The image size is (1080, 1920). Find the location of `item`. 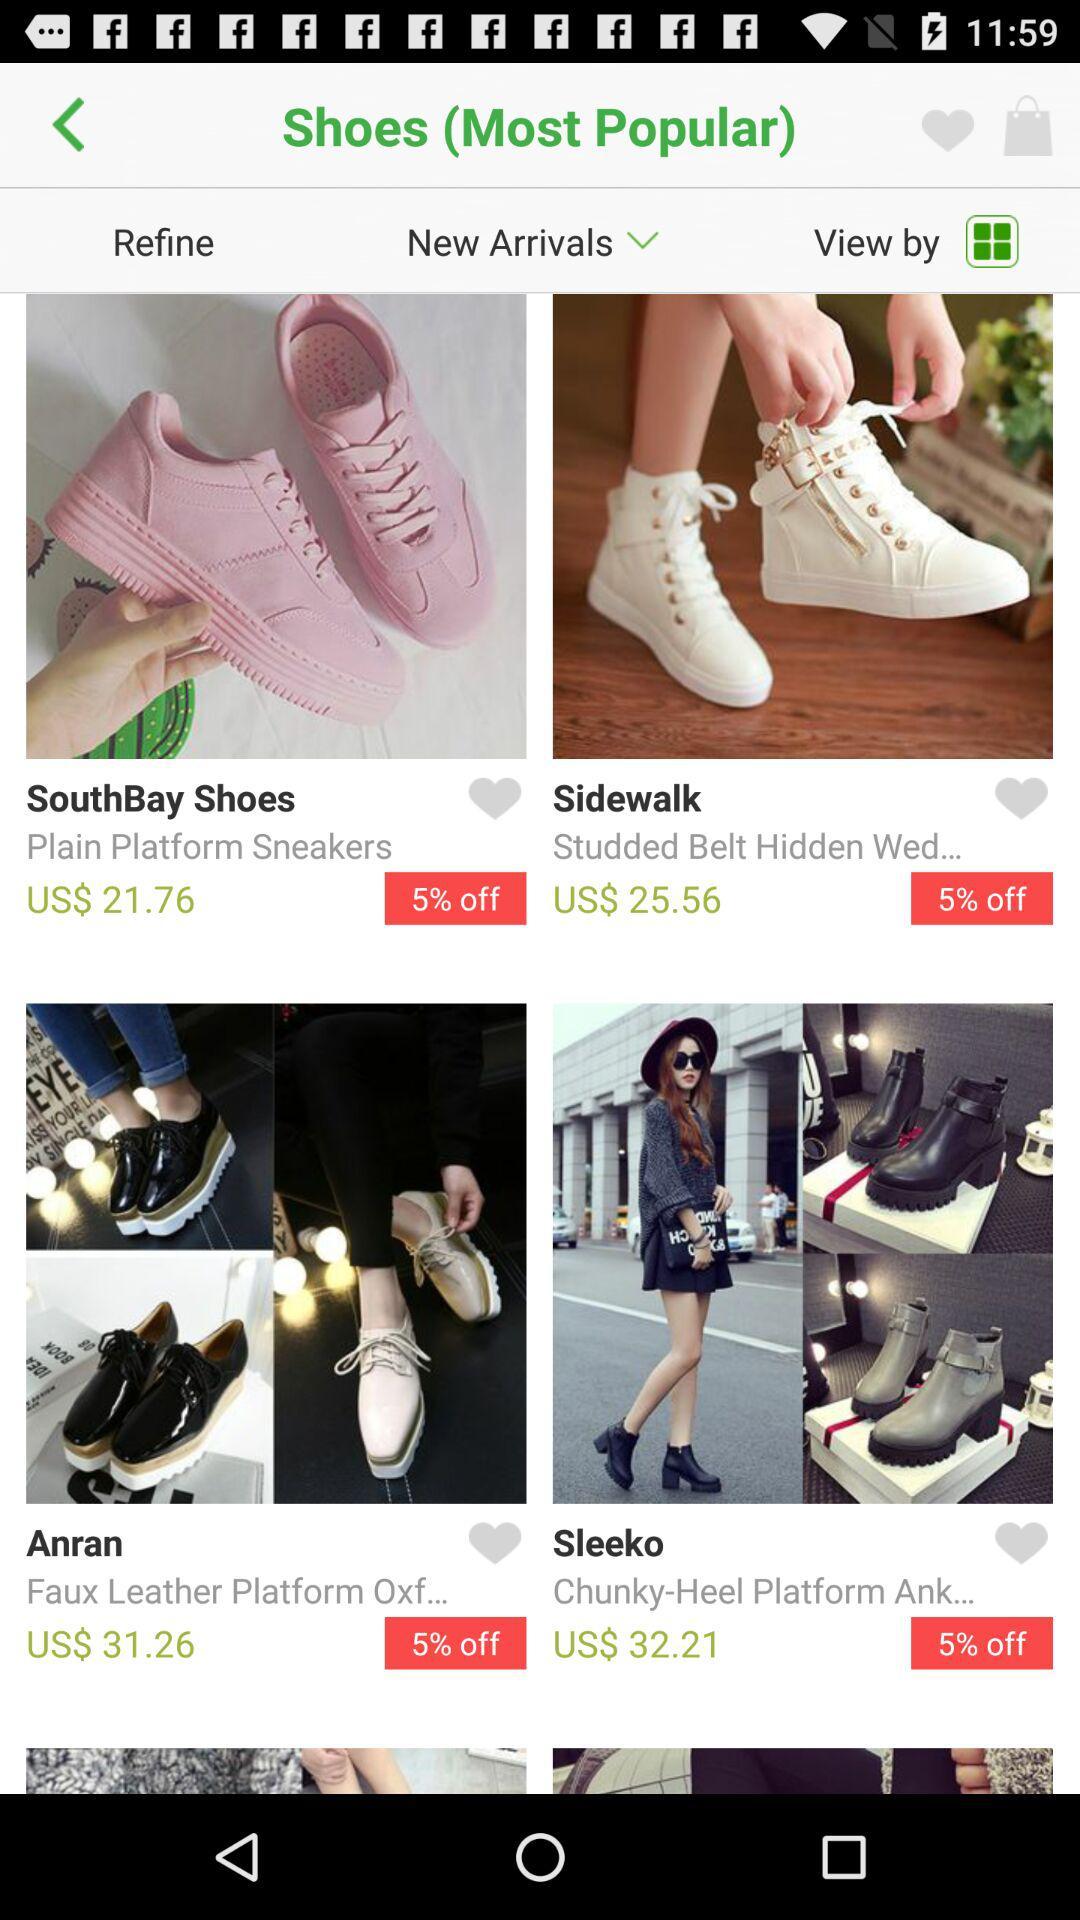

item is located at coordinates (490, 822).